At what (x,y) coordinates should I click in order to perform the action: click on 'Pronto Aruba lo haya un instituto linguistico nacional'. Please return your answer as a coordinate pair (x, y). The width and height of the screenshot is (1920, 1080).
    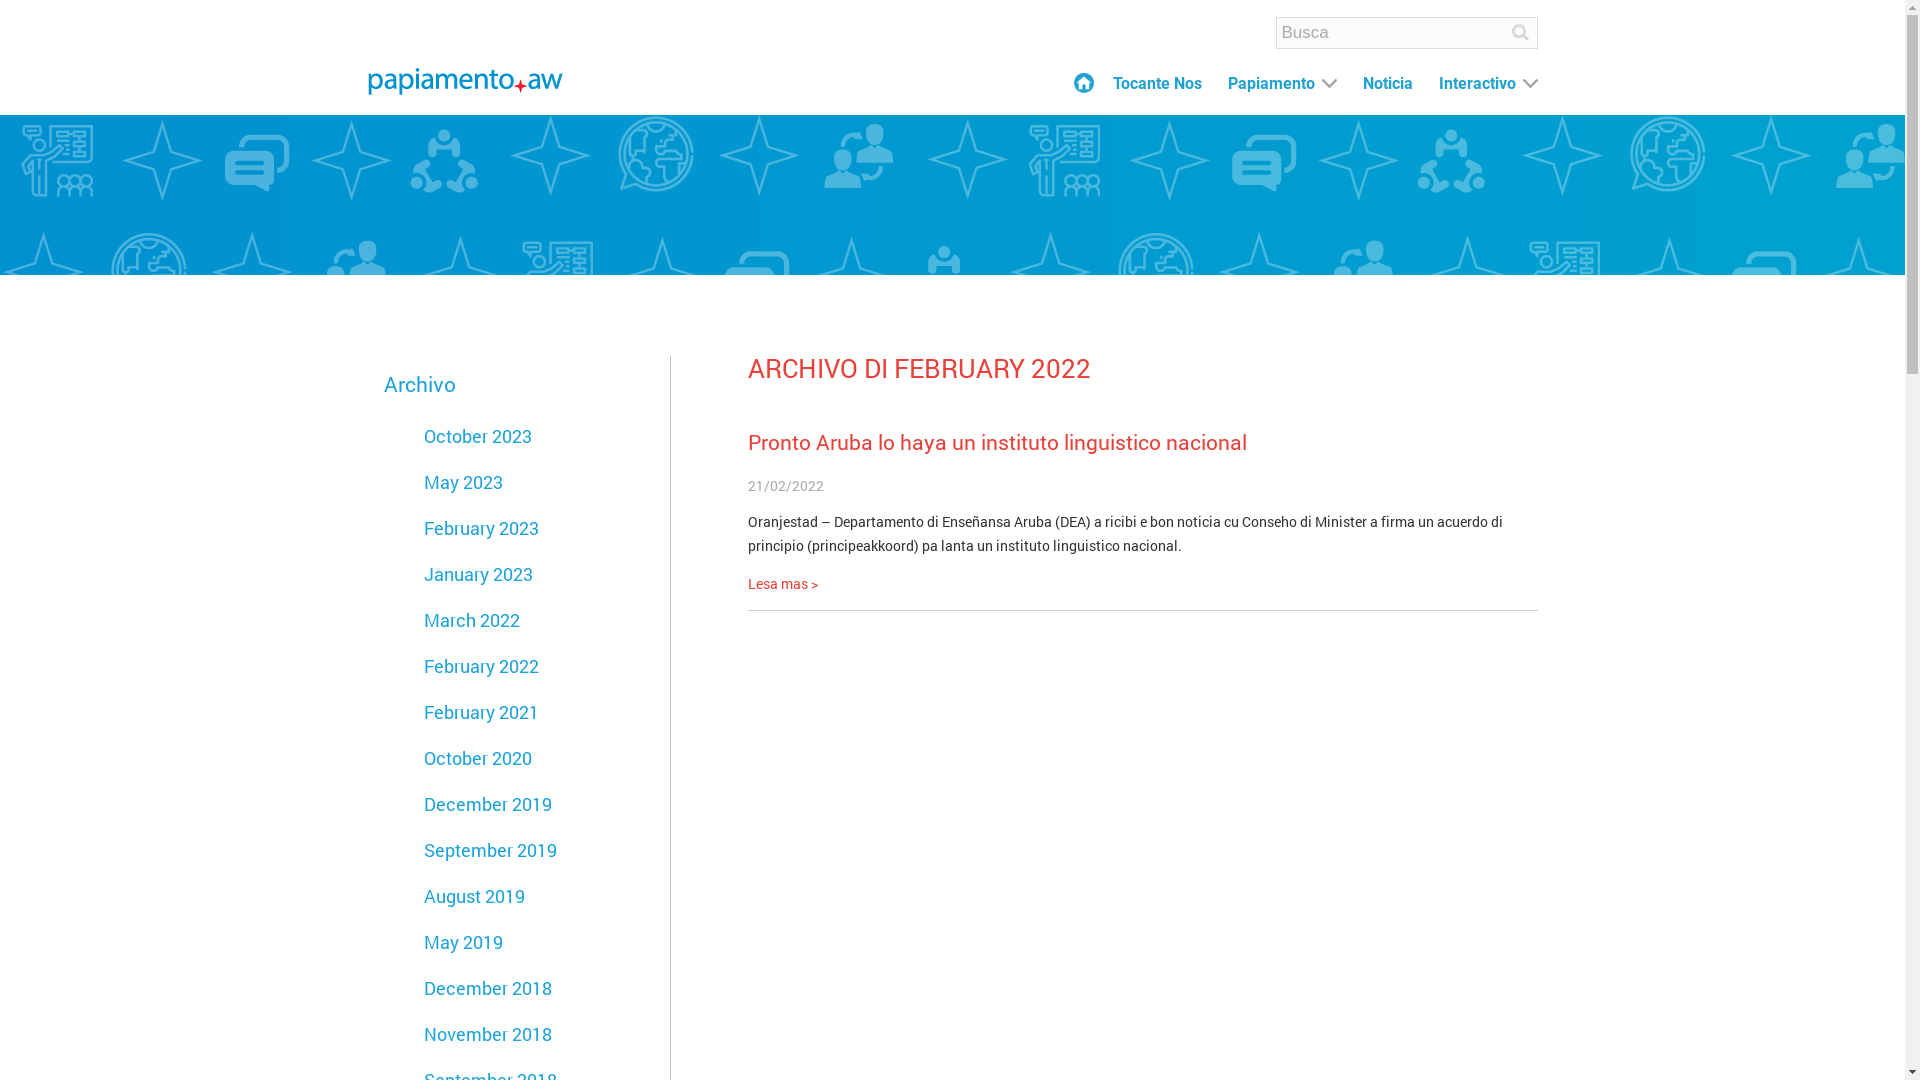
    Looking at the image, I should click on (997, 441).